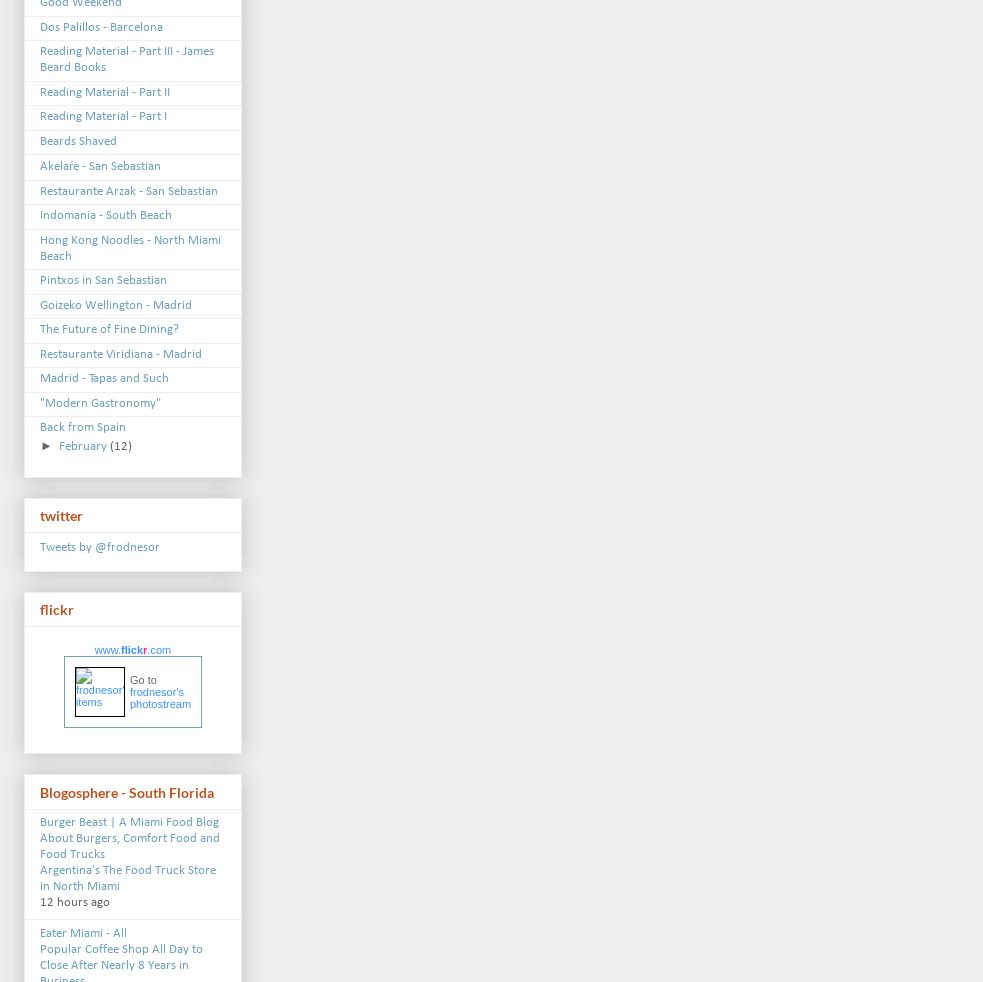  I want to click on 'Madrid - Tapas and Such', so click(103, 378).